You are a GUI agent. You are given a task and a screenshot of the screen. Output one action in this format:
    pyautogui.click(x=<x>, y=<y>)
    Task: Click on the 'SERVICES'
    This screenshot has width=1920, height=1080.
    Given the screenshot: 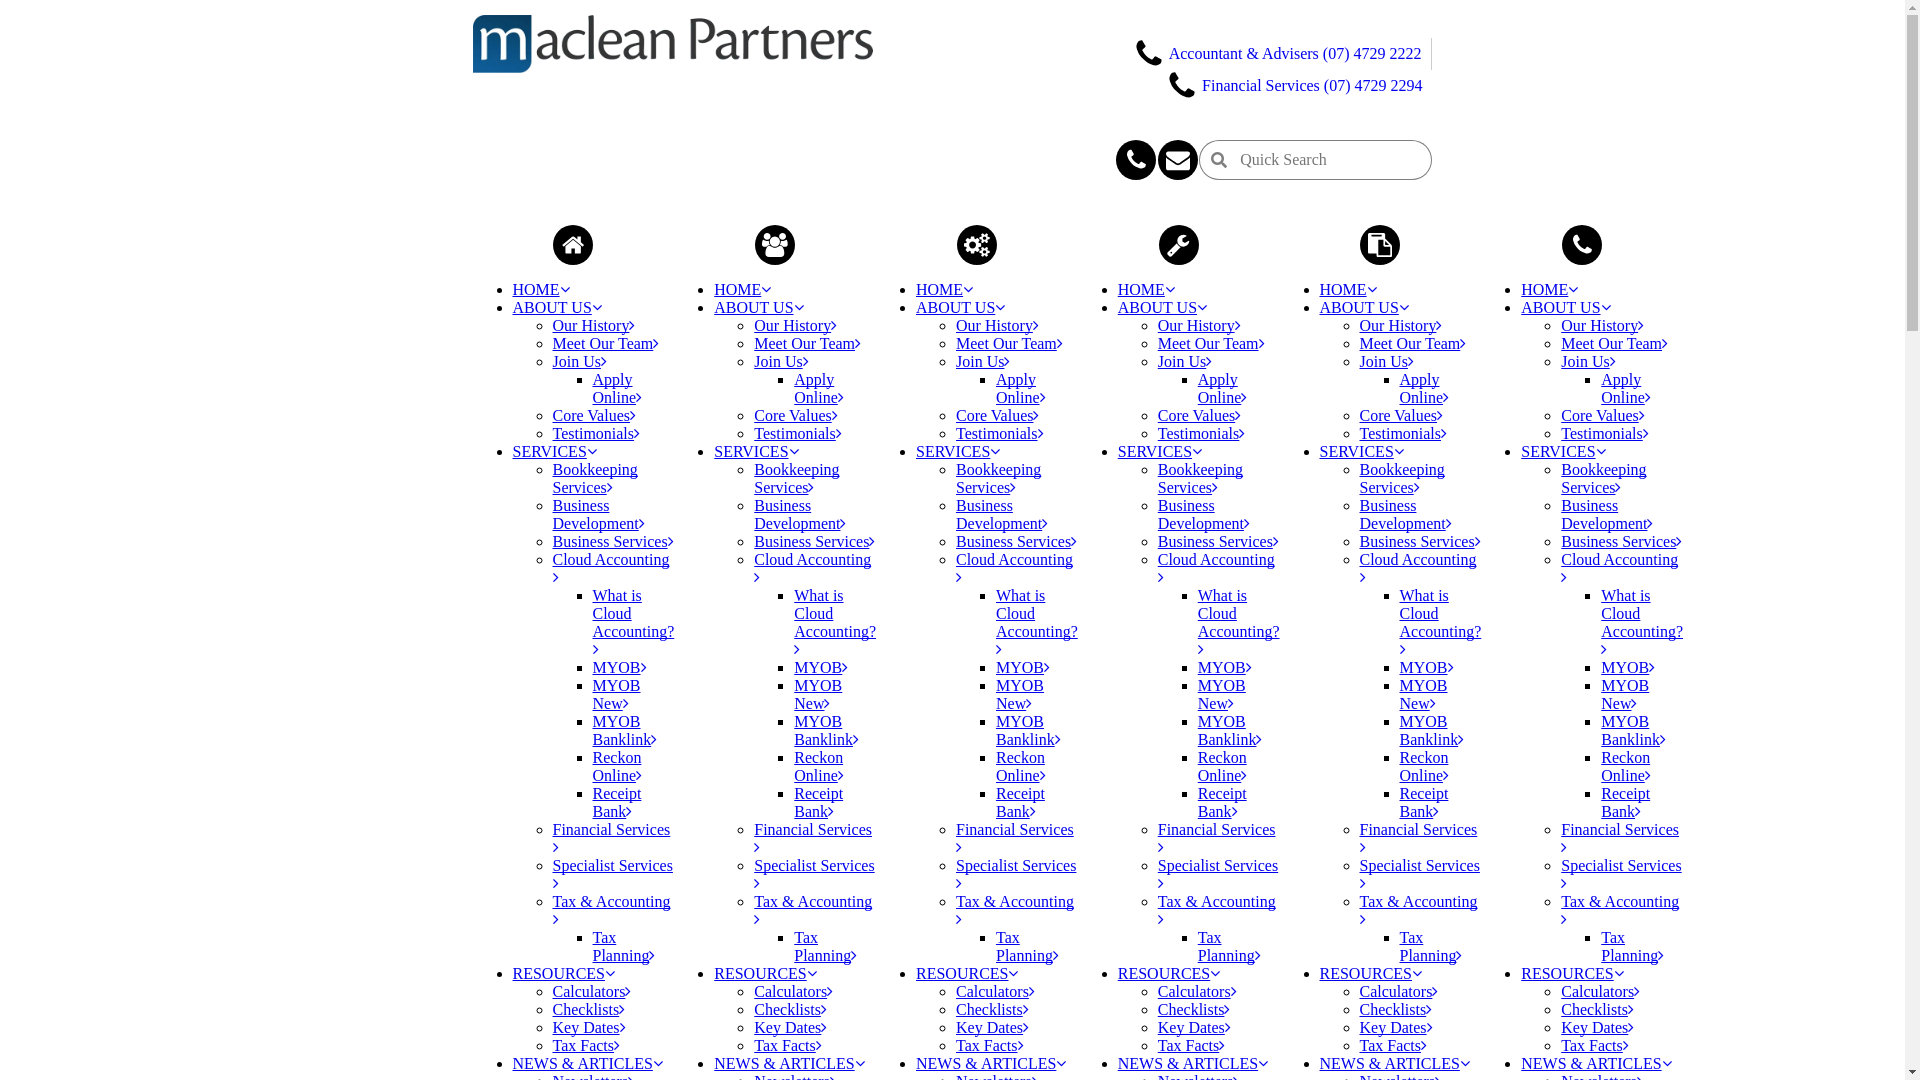 What is the action you would take?
    pyautogui.click(x=957, y=451)
    